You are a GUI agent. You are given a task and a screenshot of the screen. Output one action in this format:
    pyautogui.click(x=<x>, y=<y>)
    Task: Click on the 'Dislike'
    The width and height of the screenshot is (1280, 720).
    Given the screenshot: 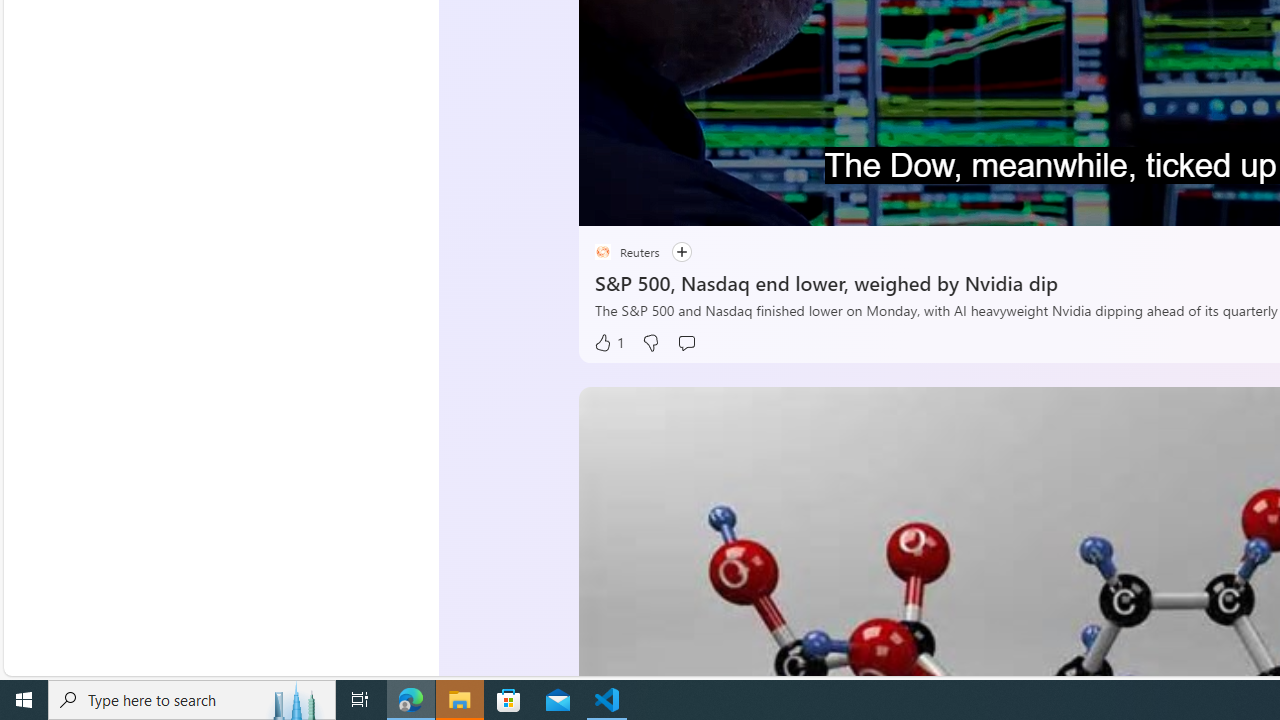 What is the action you would take?
    pyautogui.click(x=650, y=342)
    